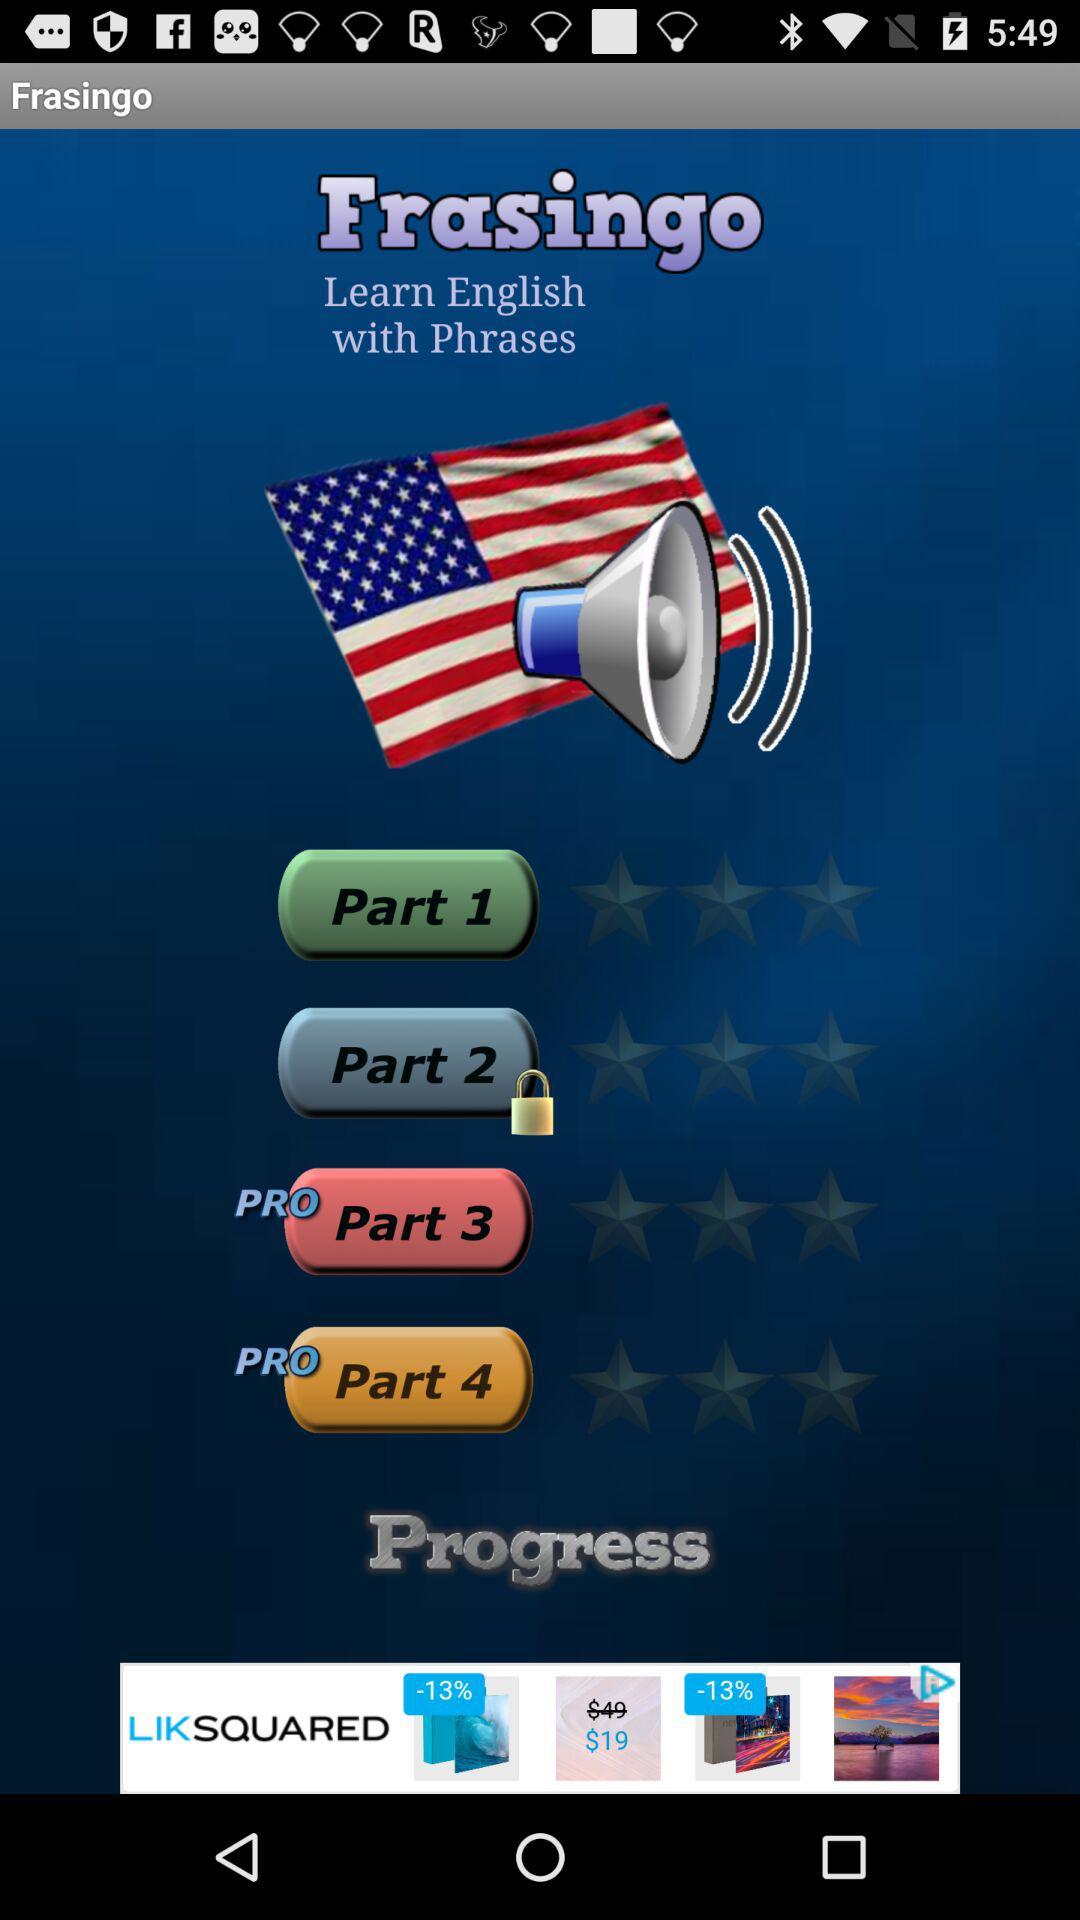 This screenshot has height=1920, width=1080. I want to click on the skip_next icon, so click(407, 968).